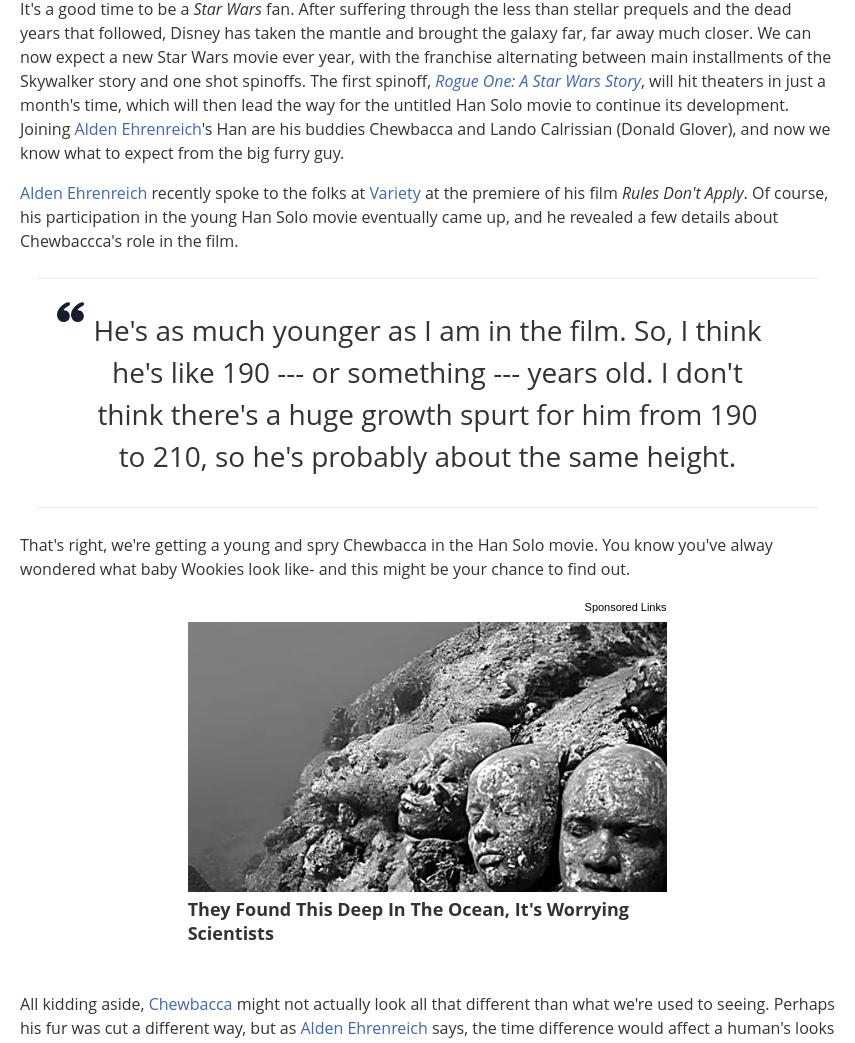 The image size is (855, 1043). I want to click on 'He's as much younger as I am in the film. So, I think he's like 190 --- or something --- years old. I don't think there's a huge growth spurt for him from 190 to 210, so he's probably about the same height.', so click(426, 393).